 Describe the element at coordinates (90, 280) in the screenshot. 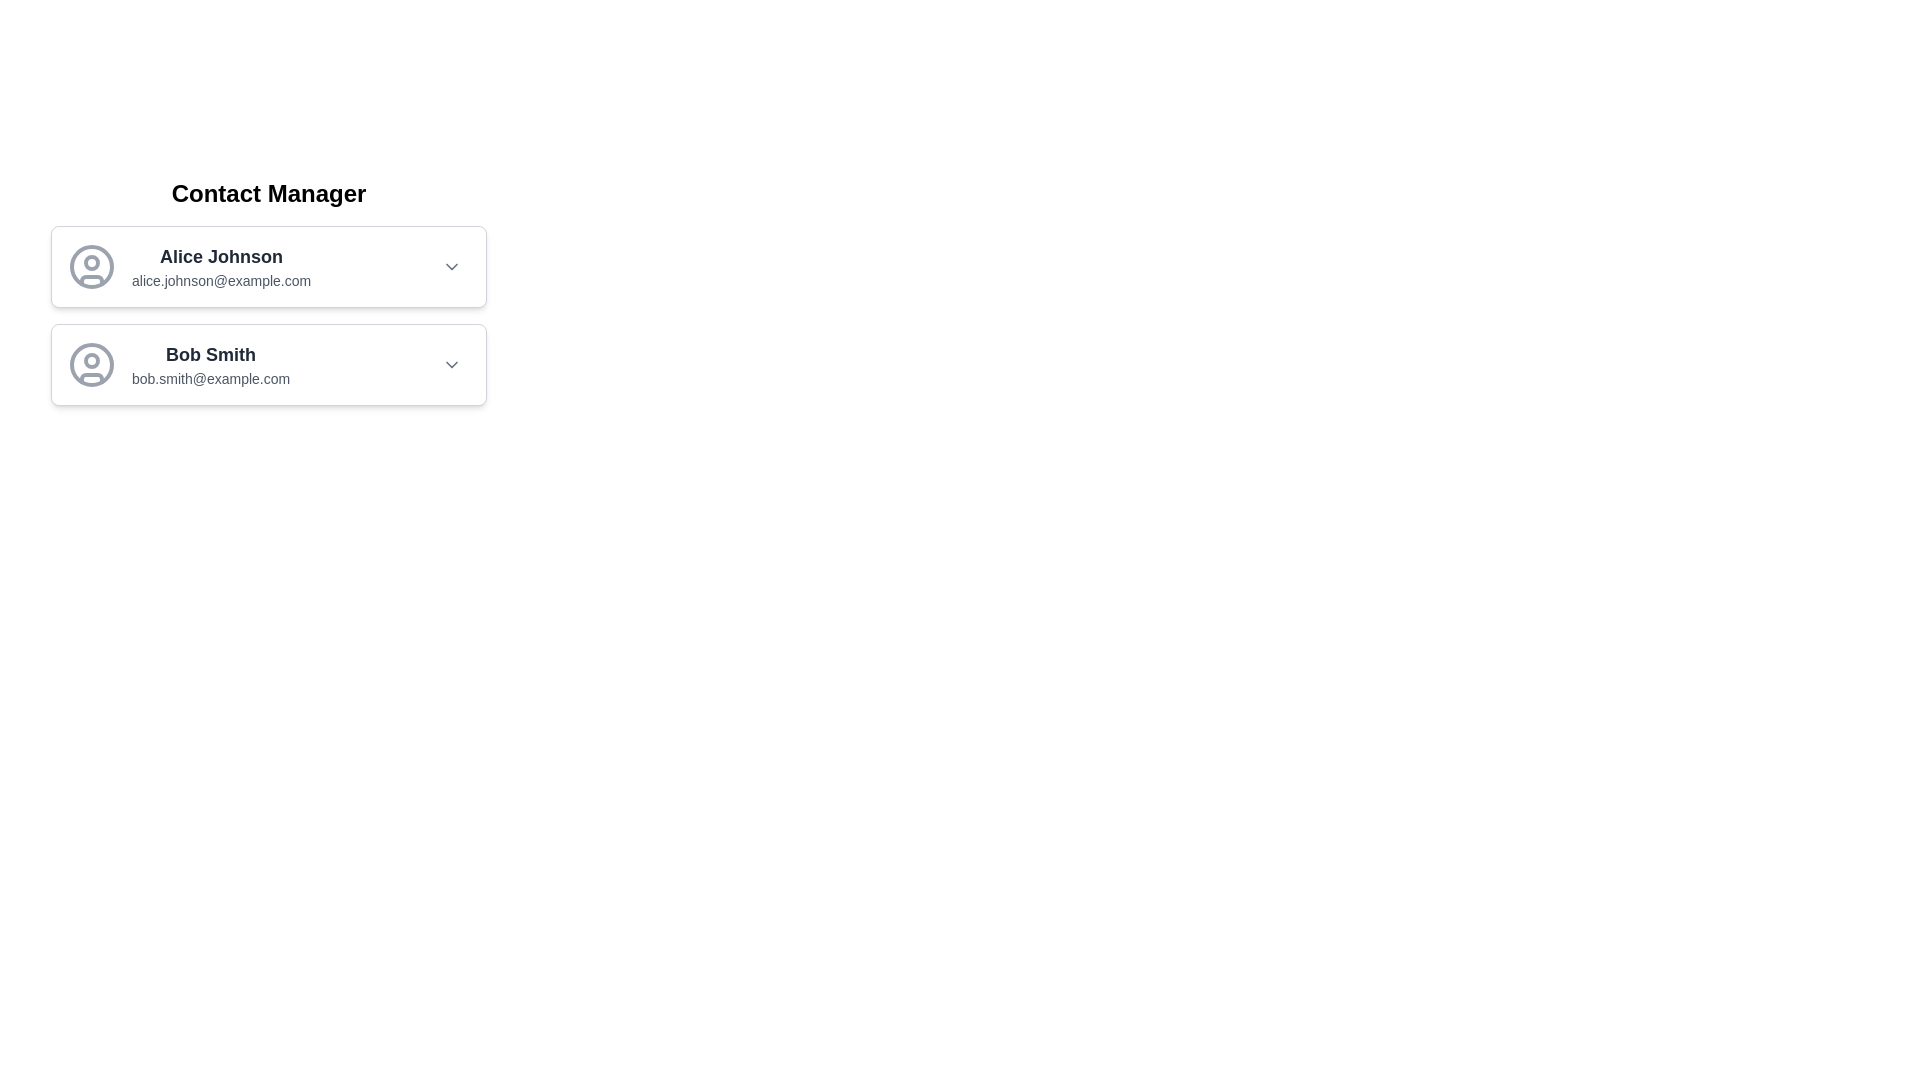

I see `the bottom half of the circular profile icon representing the shoulders or torso of 'Alice Johnson' to trigger tooltips or highlights` at that location.